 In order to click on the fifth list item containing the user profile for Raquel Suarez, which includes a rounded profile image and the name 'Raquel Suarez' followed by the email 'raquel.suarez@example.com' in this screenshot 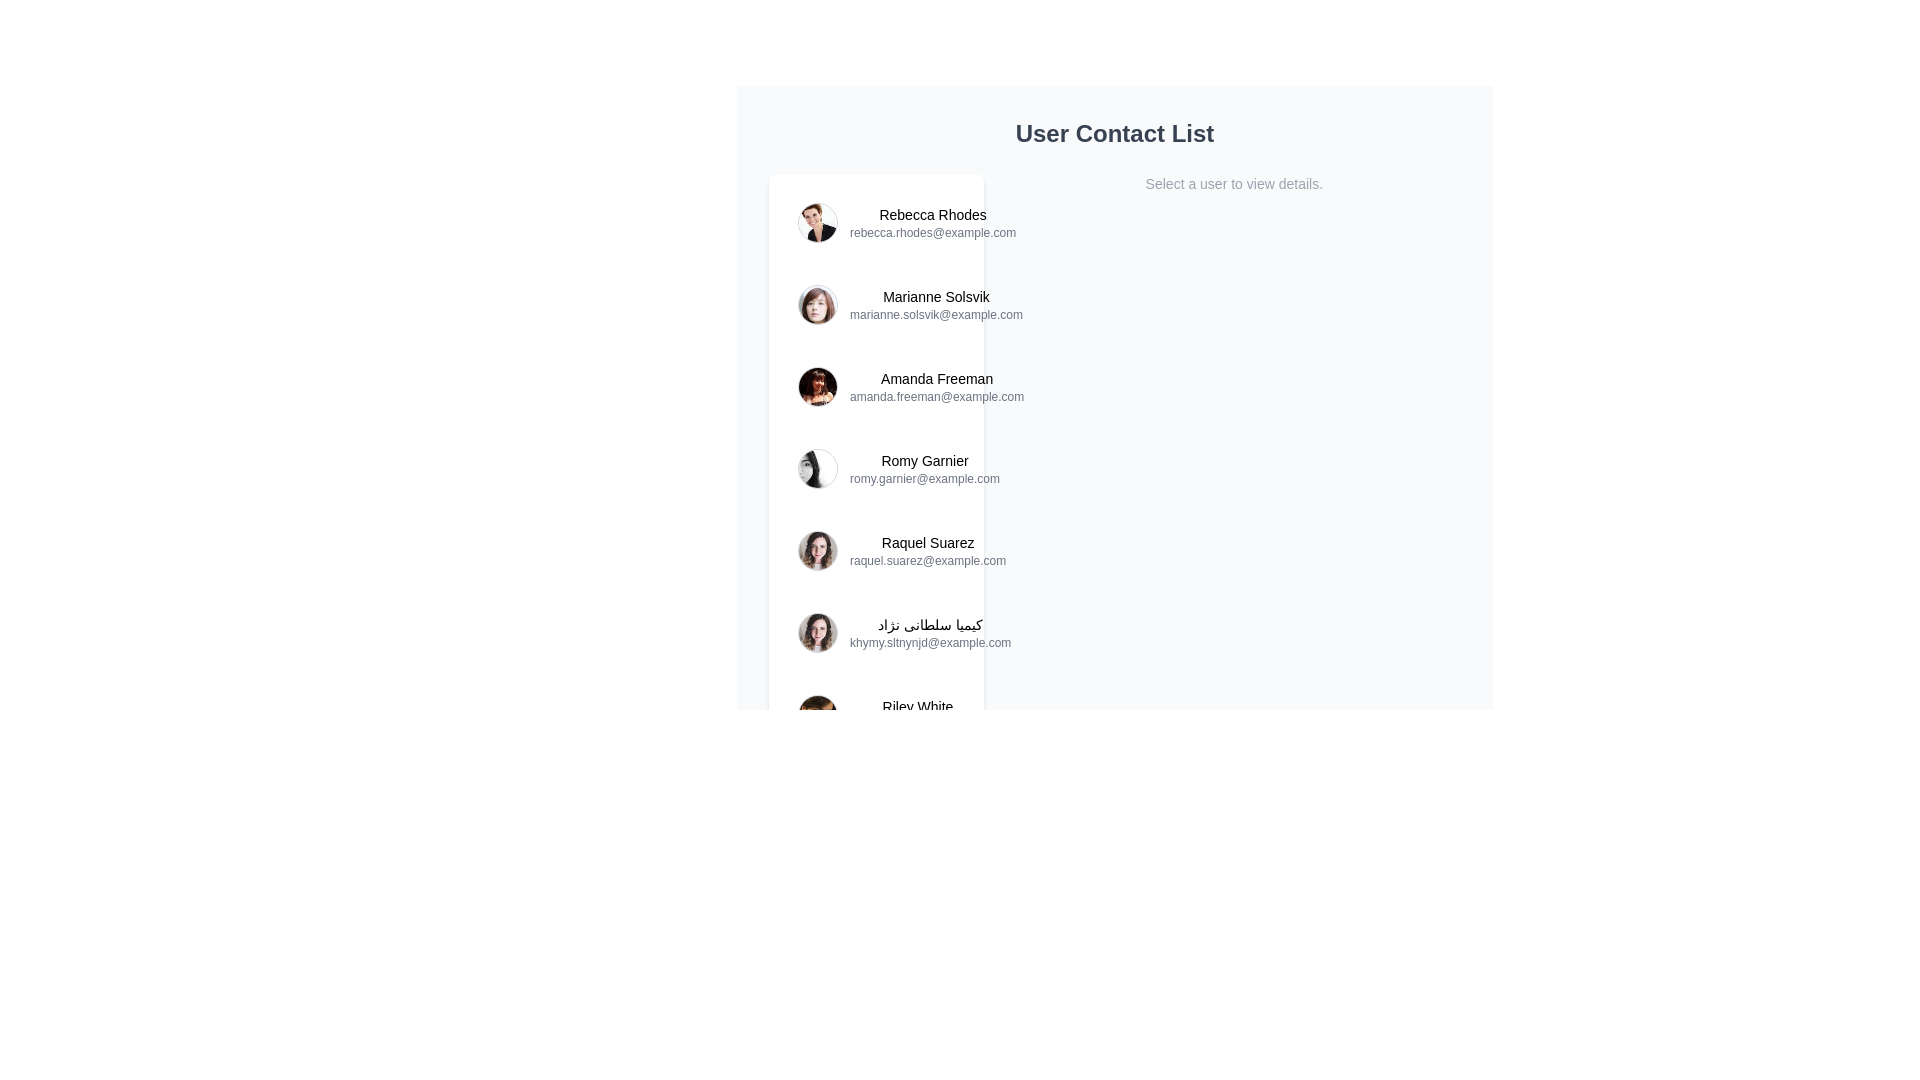, I will do `click(875, 551)`.